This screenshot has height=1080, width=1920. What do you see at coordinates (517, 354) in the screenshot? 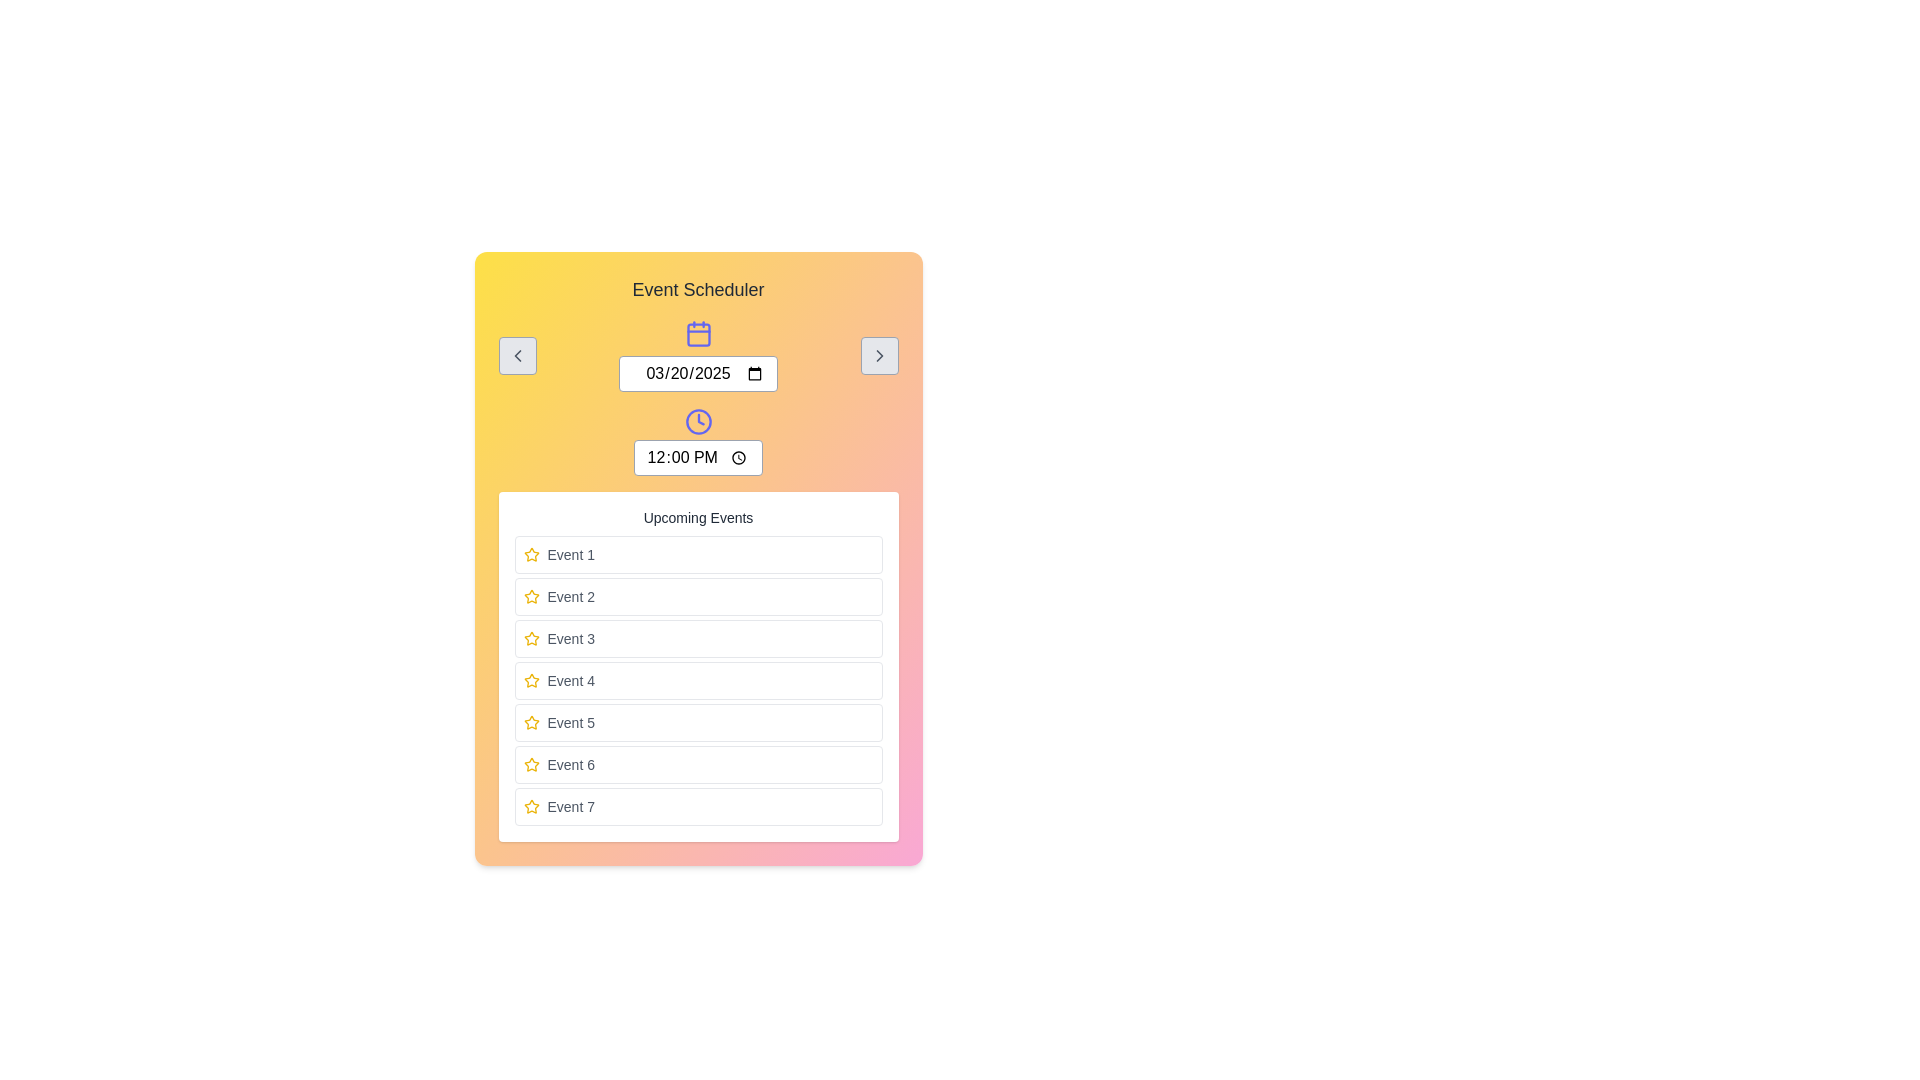
I see `the left arrow icon within the navigation button in the Event Scheduler interface` at bounding box center [517, 354].